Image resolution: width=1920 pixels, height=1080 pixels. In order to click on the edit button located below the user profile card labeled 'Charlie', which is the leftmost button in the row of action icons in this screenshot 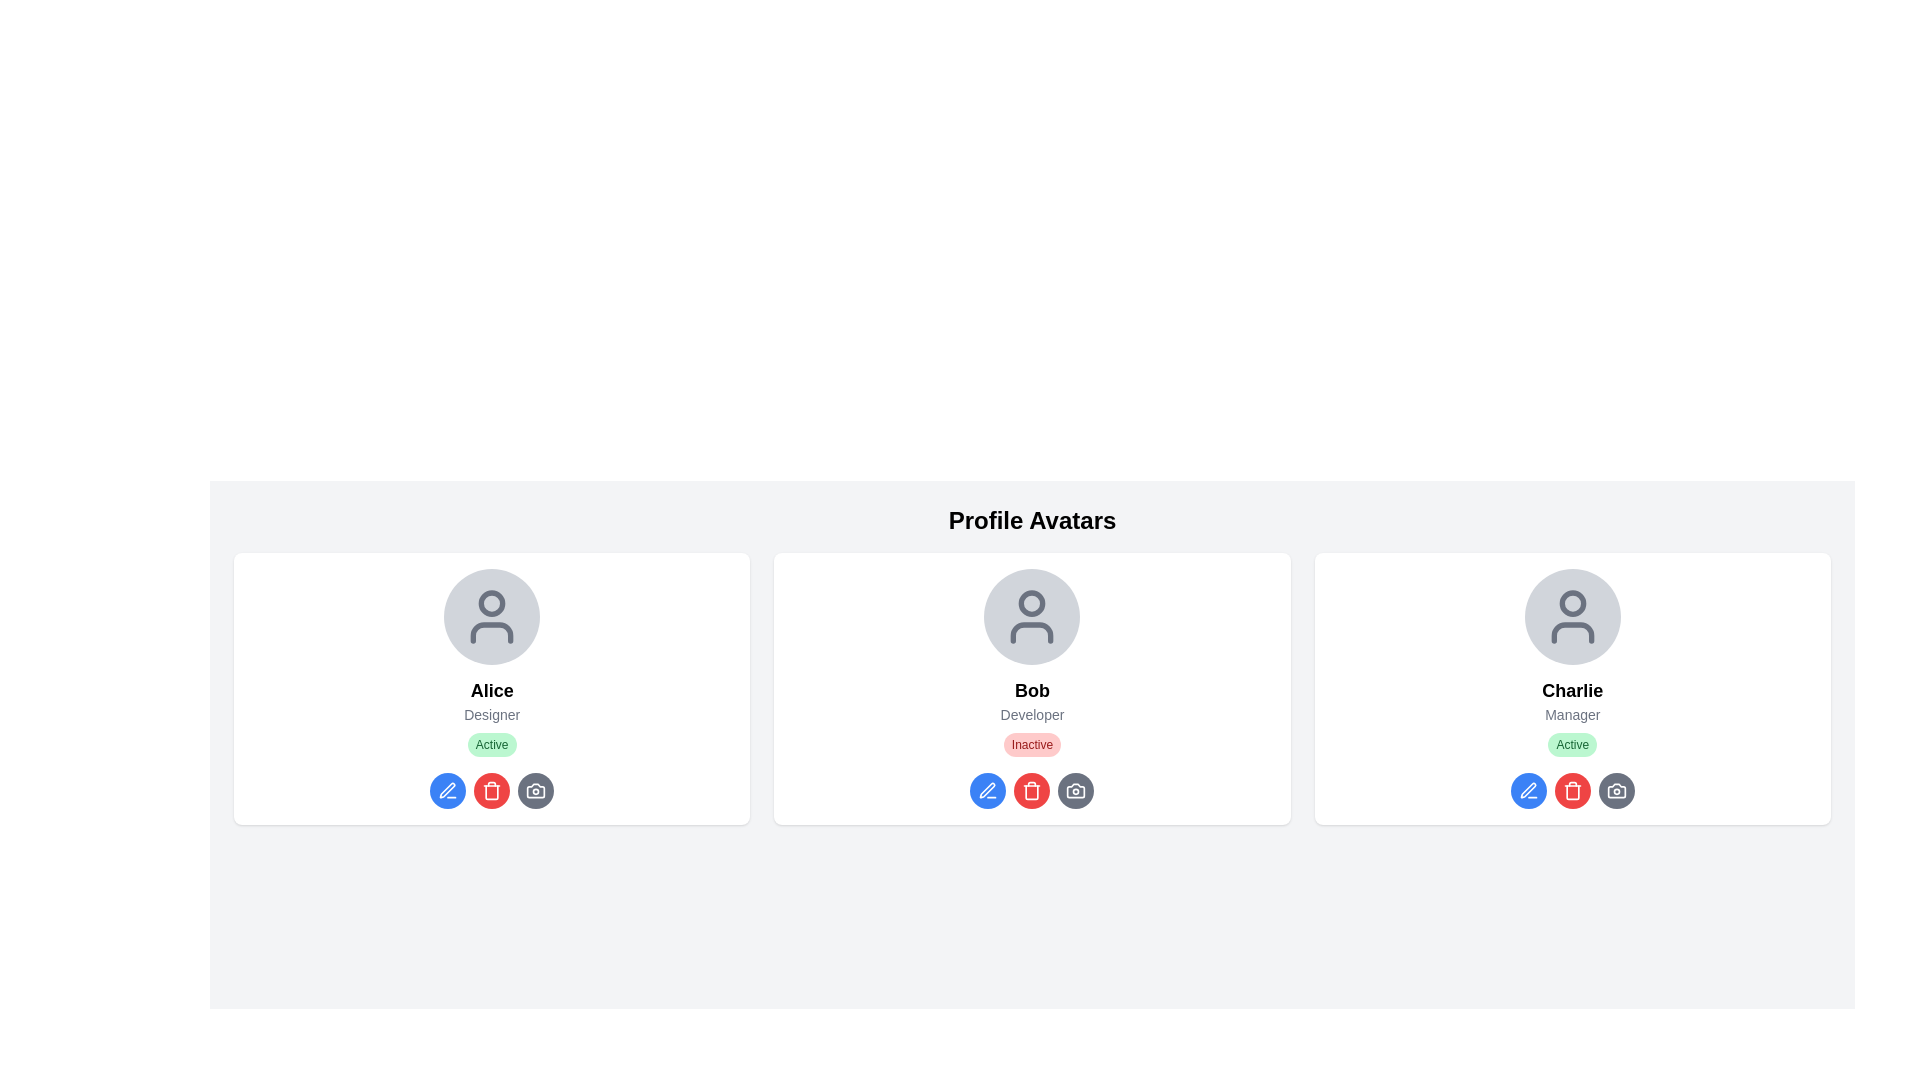, I will do `click(1527, 789)`.